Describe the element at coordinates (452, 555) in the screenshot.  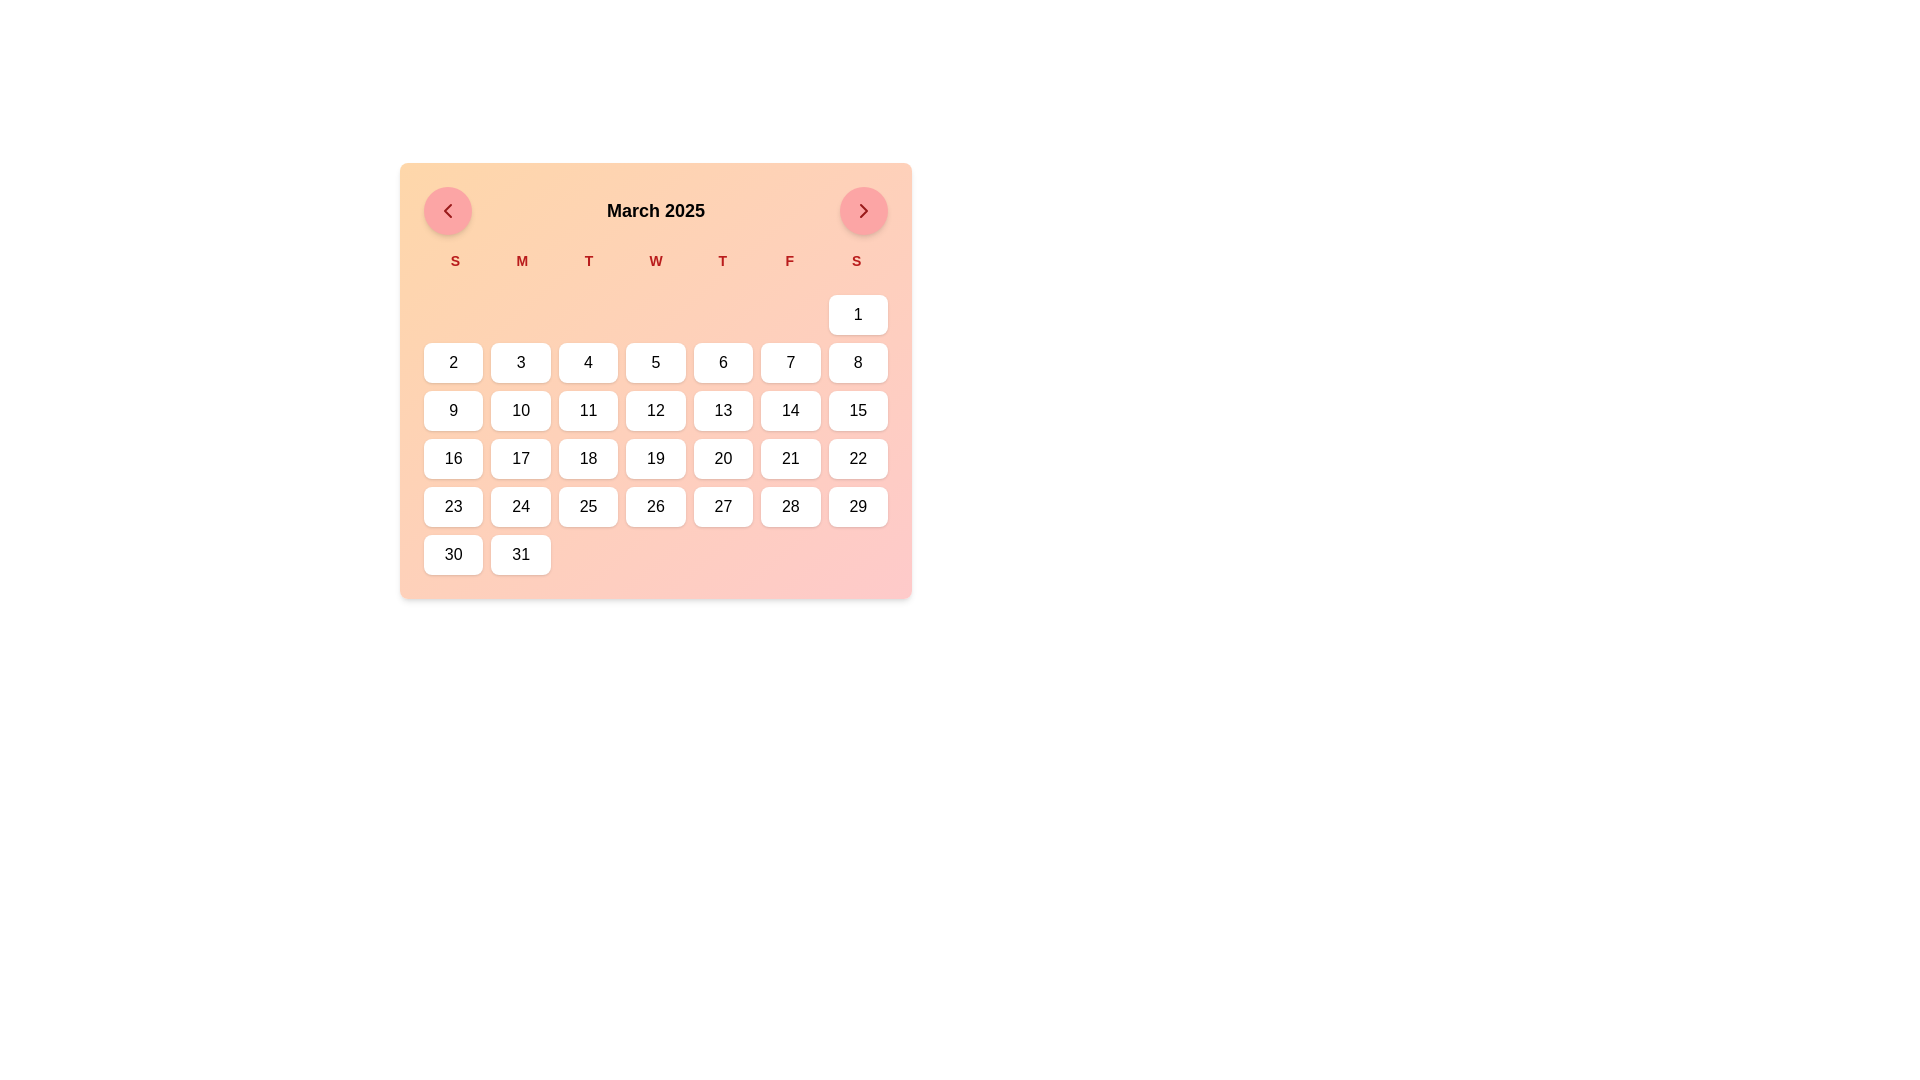
I see `the button representing the 30th day of March 2025 in the calendar view` at that location.